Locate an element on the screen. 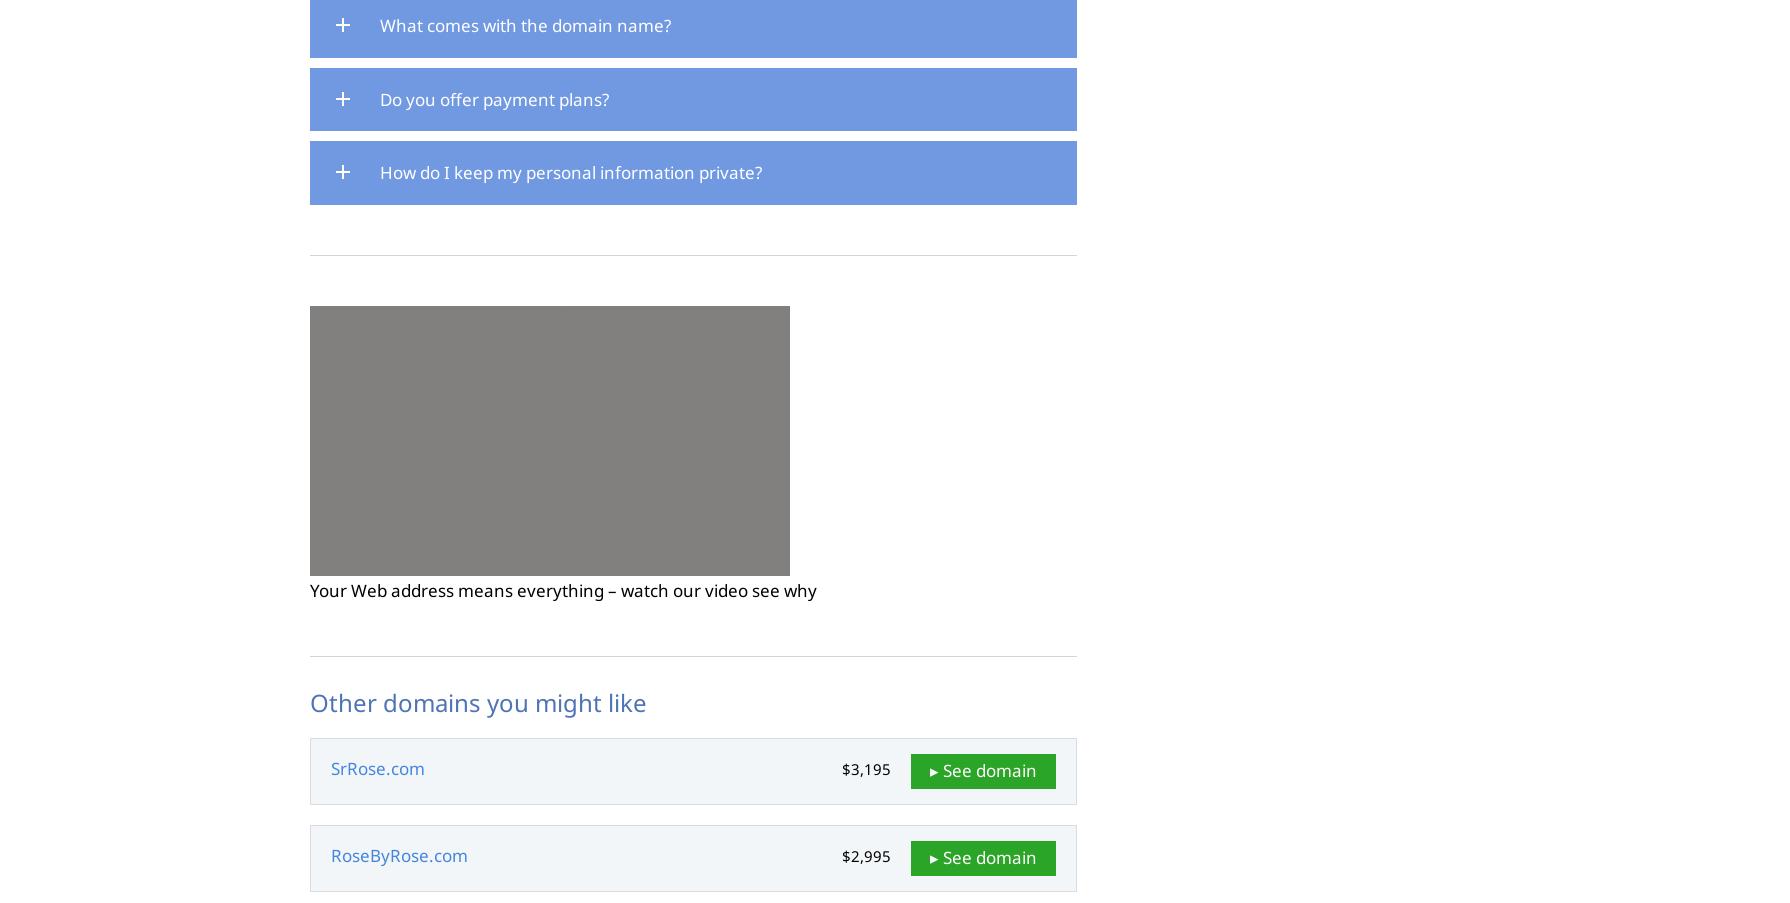 The height and width of the screenshot is (903, 1790). 'Other domains you might like' is located at coordinates (477, 700).